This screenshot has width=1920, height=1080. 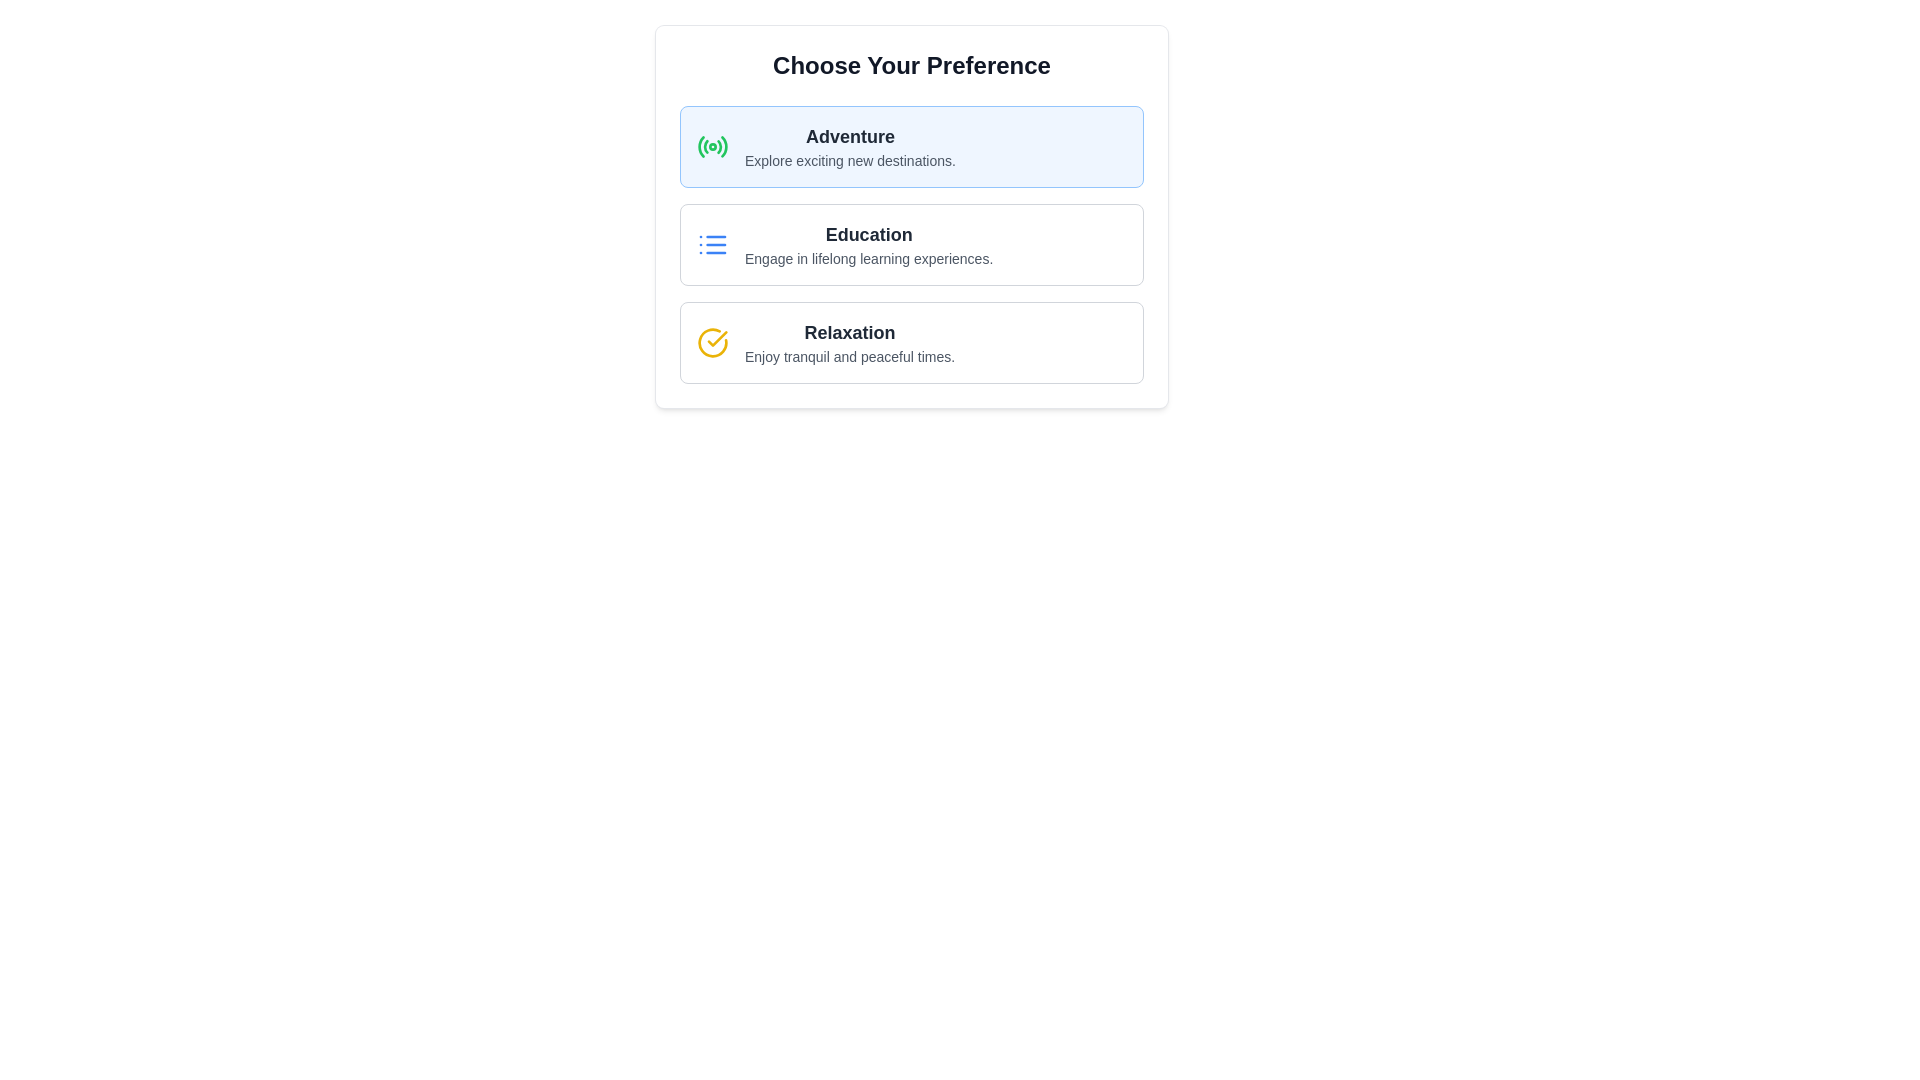 I want to click on the text label displaying the word 'Adventure', which is styled in a bold dark gray font on a light blue background, located at the top of the first card layout in a vertical list of preference options, so click(x=850, y=136).